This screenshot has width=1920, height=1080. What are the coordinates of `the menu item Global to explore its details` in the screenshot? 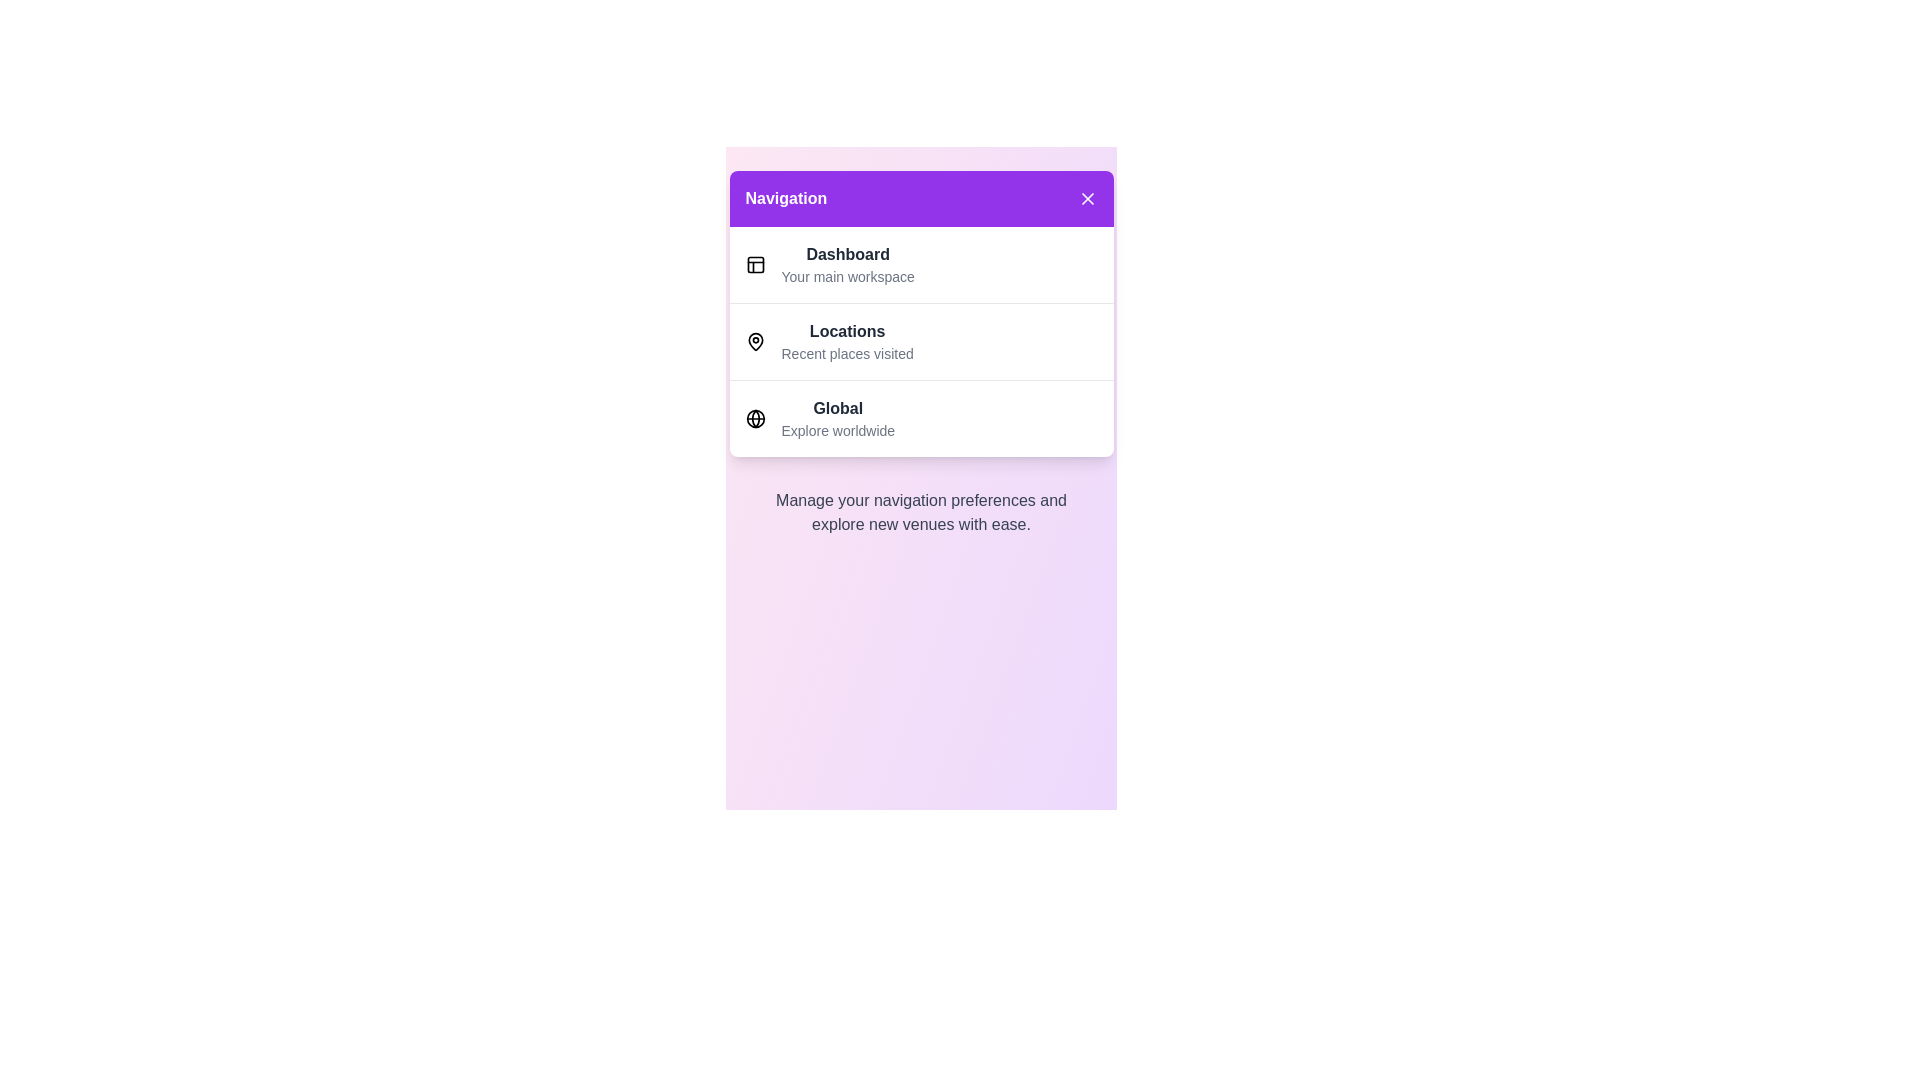 It's located at (838, 418).